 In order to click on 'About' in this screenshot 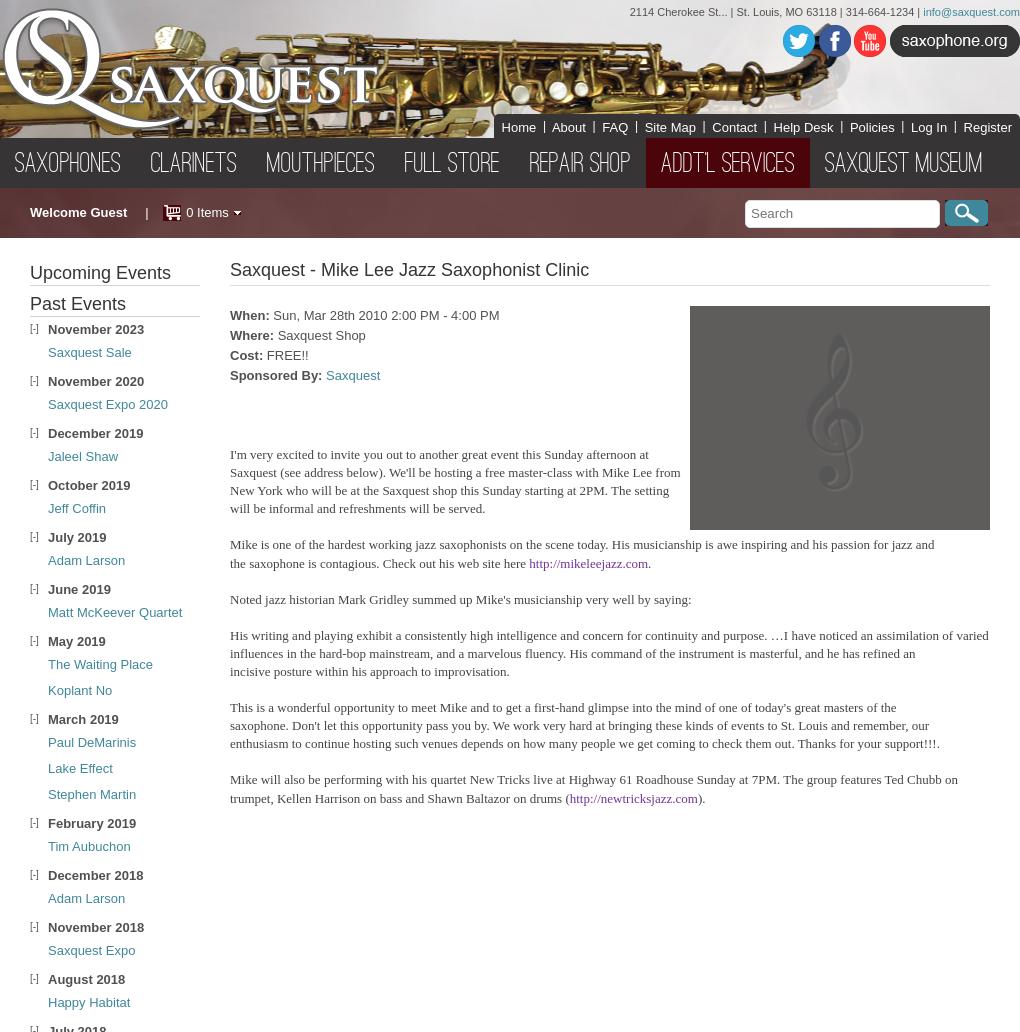, I will do `click(568, 126)`.